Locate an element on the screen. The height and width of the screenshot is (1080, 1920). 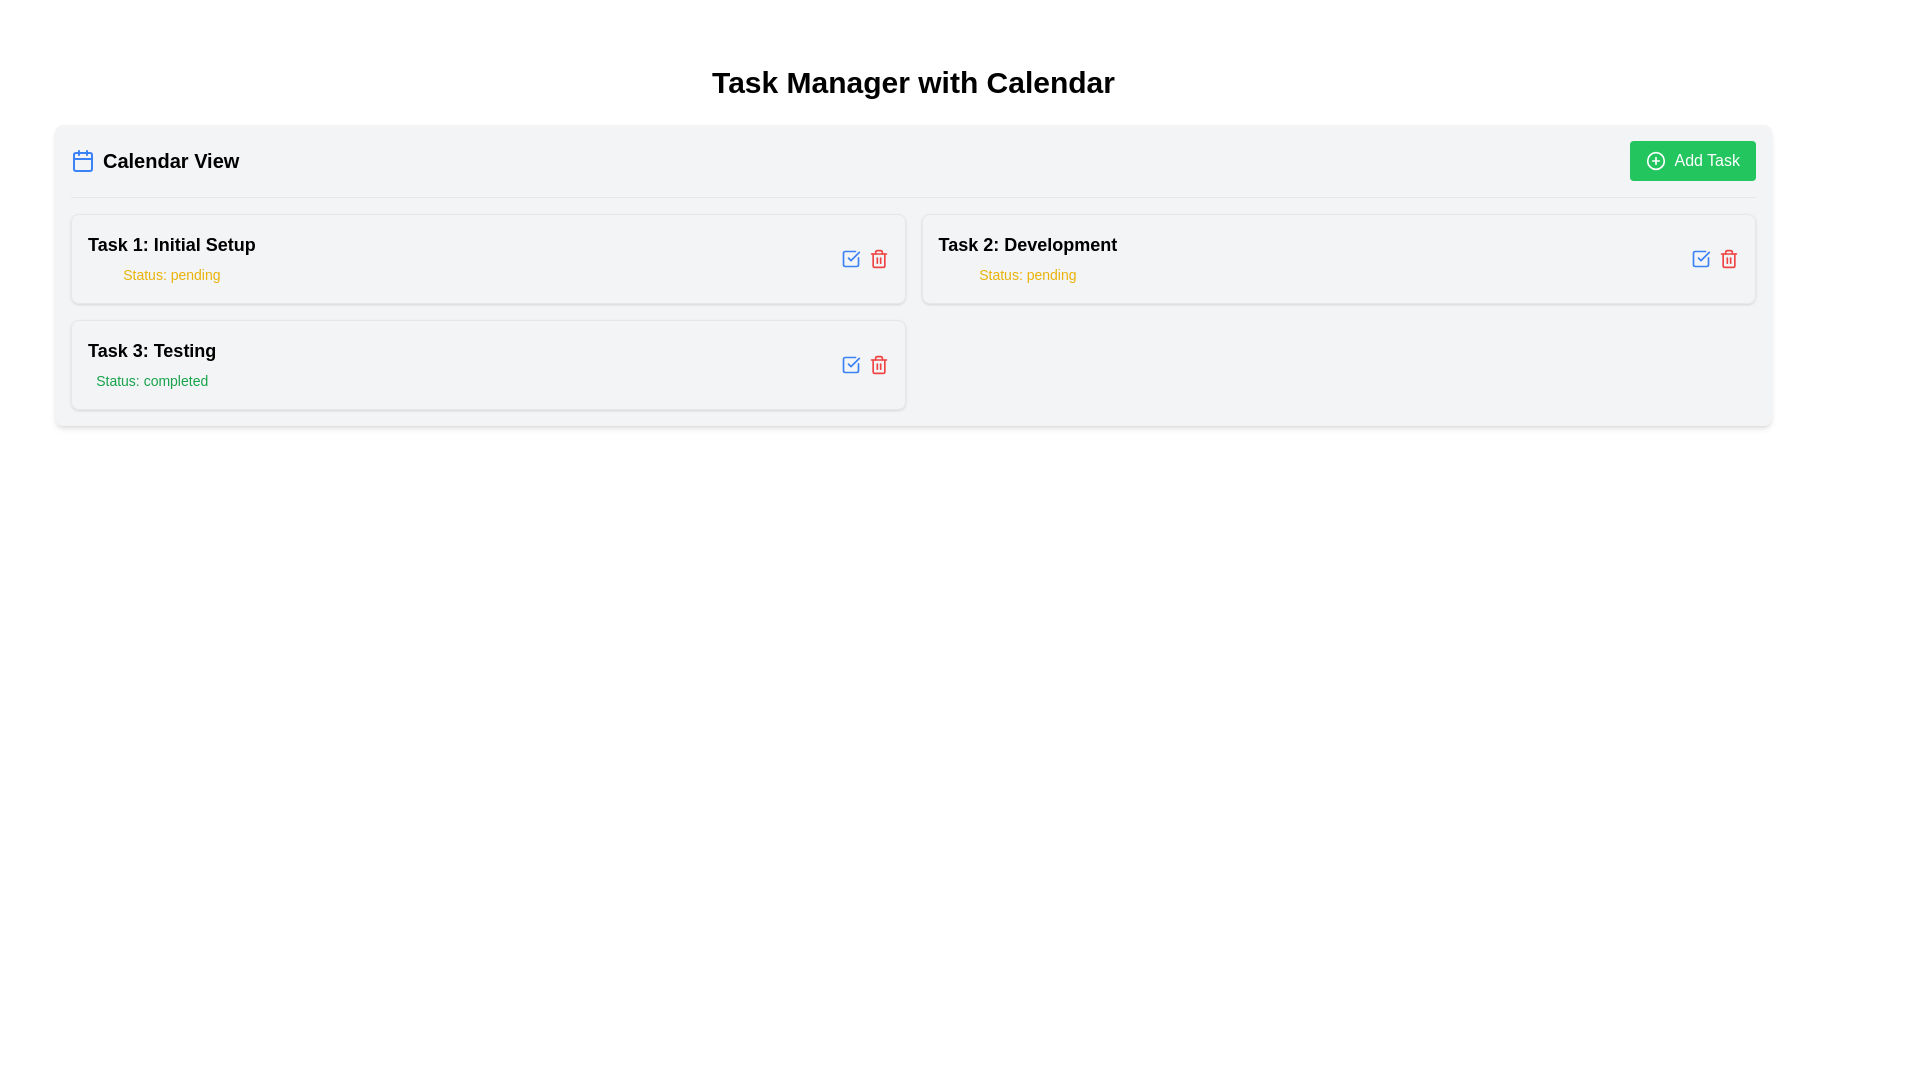
the 'Calendar View' text label, which is distinguished by its bold font and adjacent blue calendar icon, located in the top-left corner of its section is located at coordinates (154, 160).